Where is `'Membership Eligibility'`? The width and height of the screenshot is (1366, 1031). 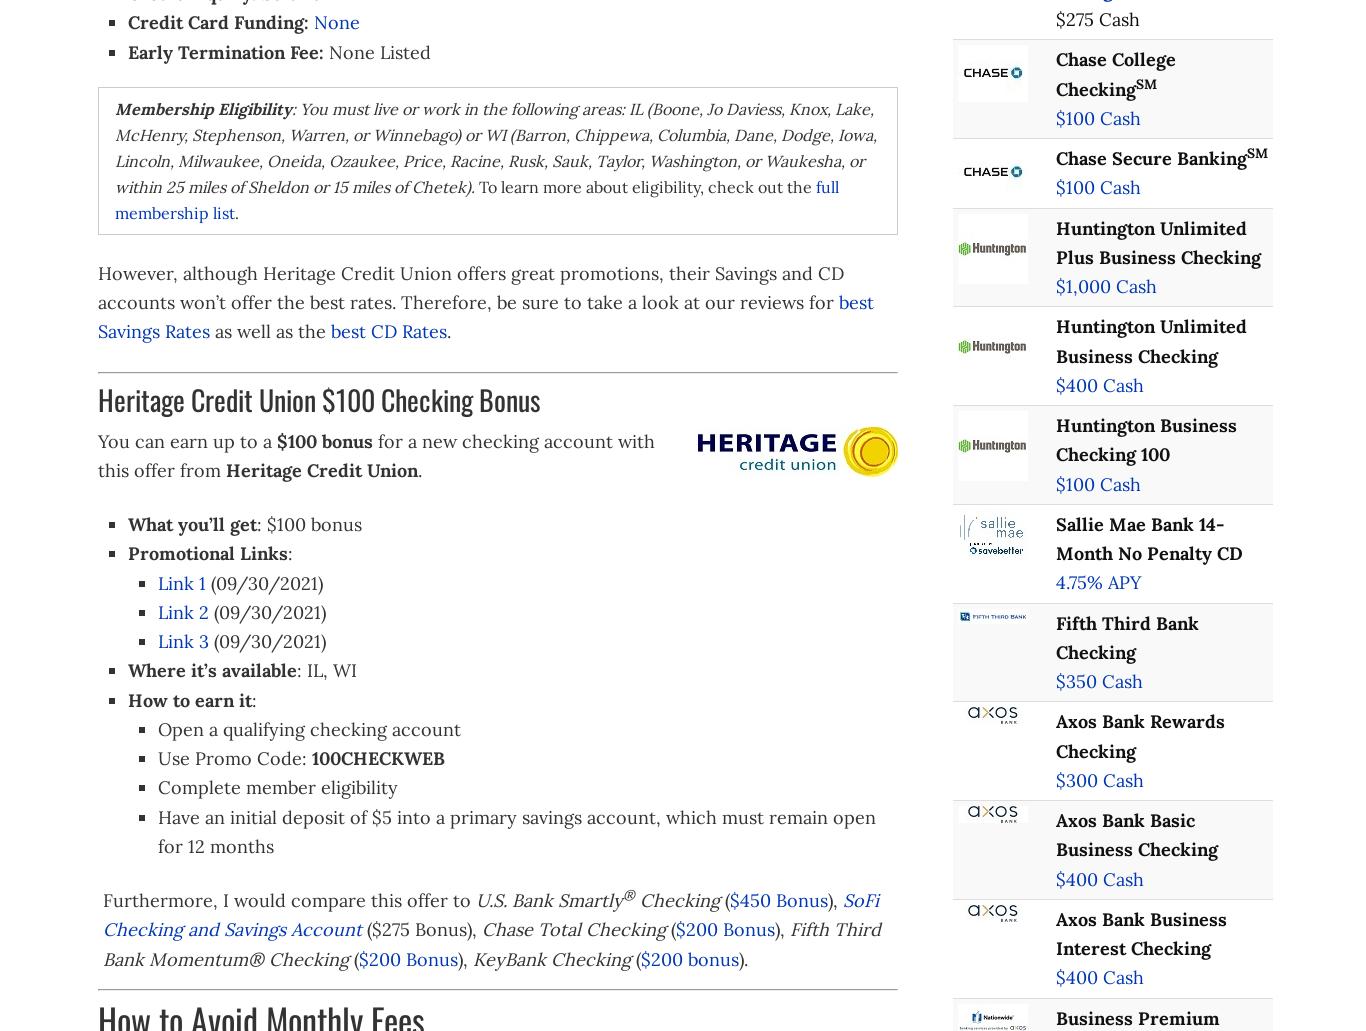
'Membership Eligibility' is located at coordinates (202, 107).